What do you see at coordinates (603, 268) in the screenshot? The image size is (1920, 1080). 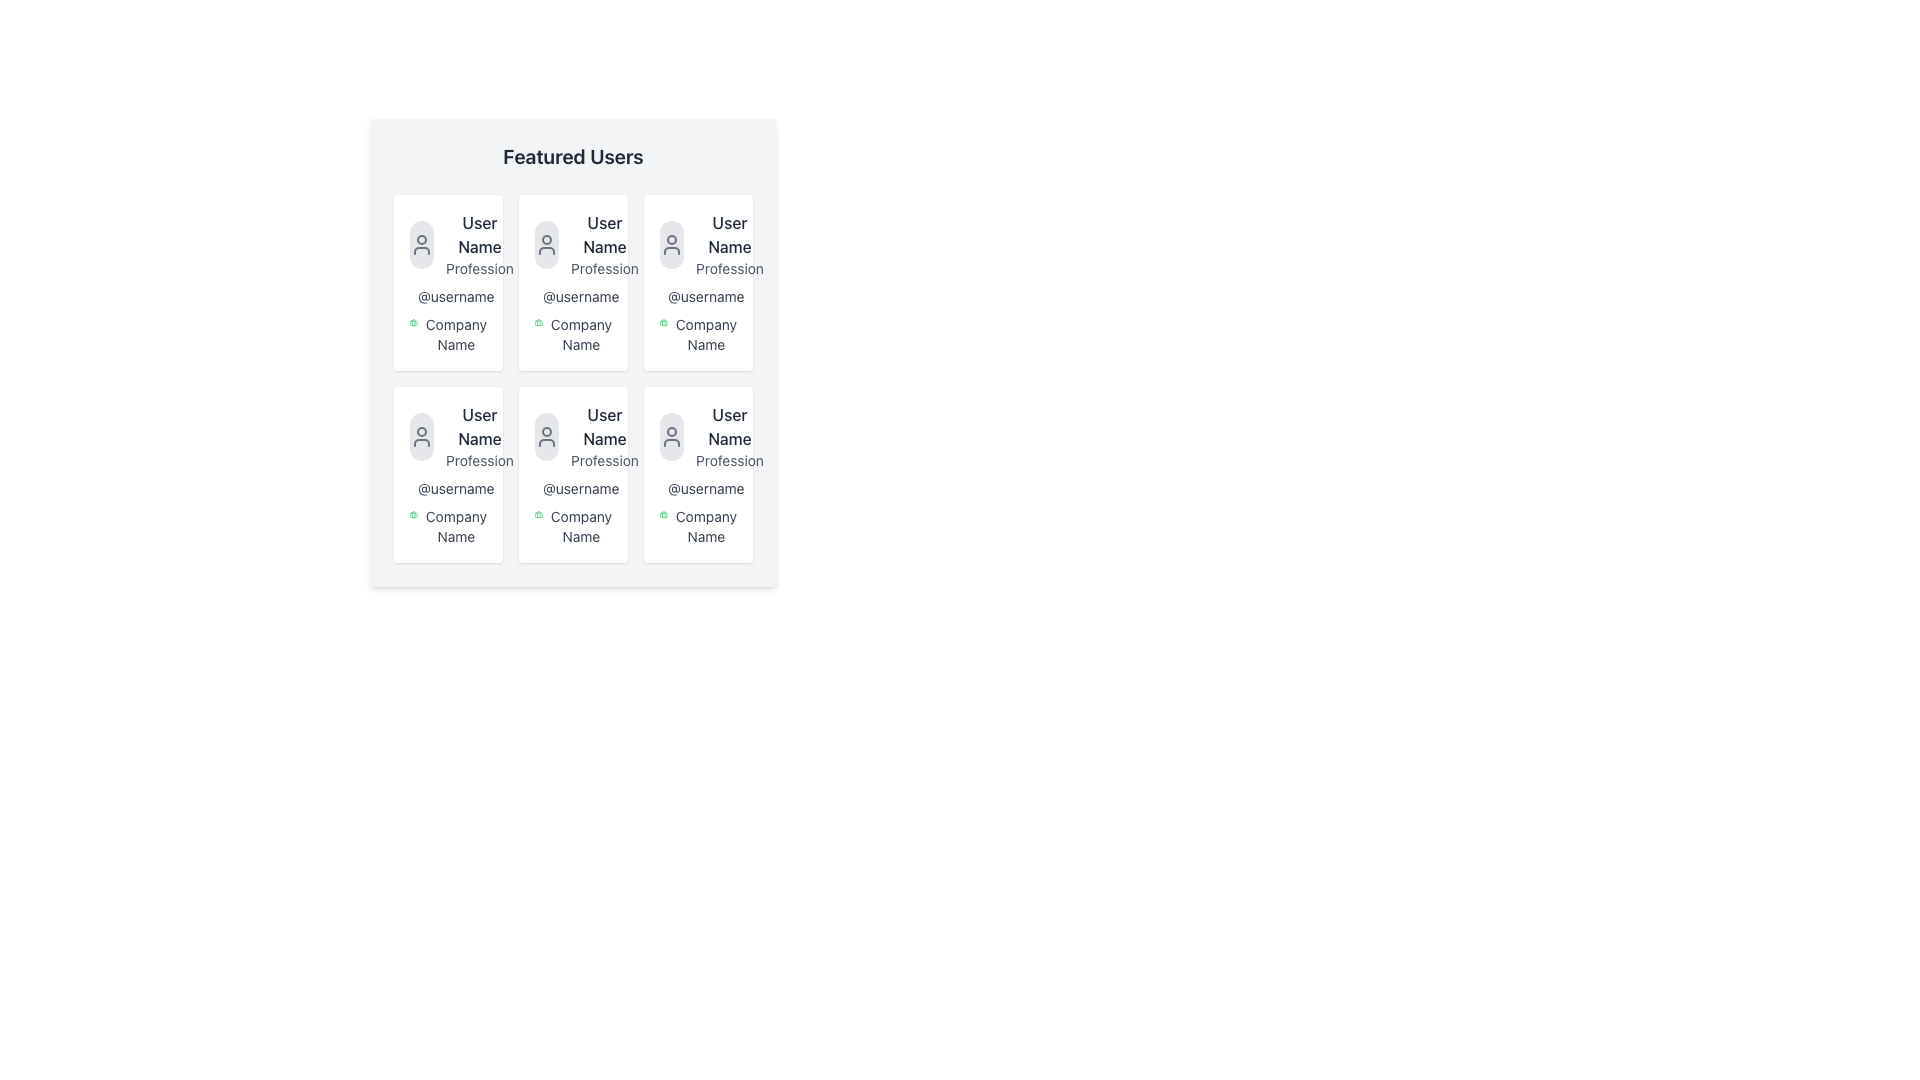 I see `the static text element that displays the professional designation or category associated with the user, located in the first row of the grid layout beneath the 'User Name' text` at bounding box center [603, 268].